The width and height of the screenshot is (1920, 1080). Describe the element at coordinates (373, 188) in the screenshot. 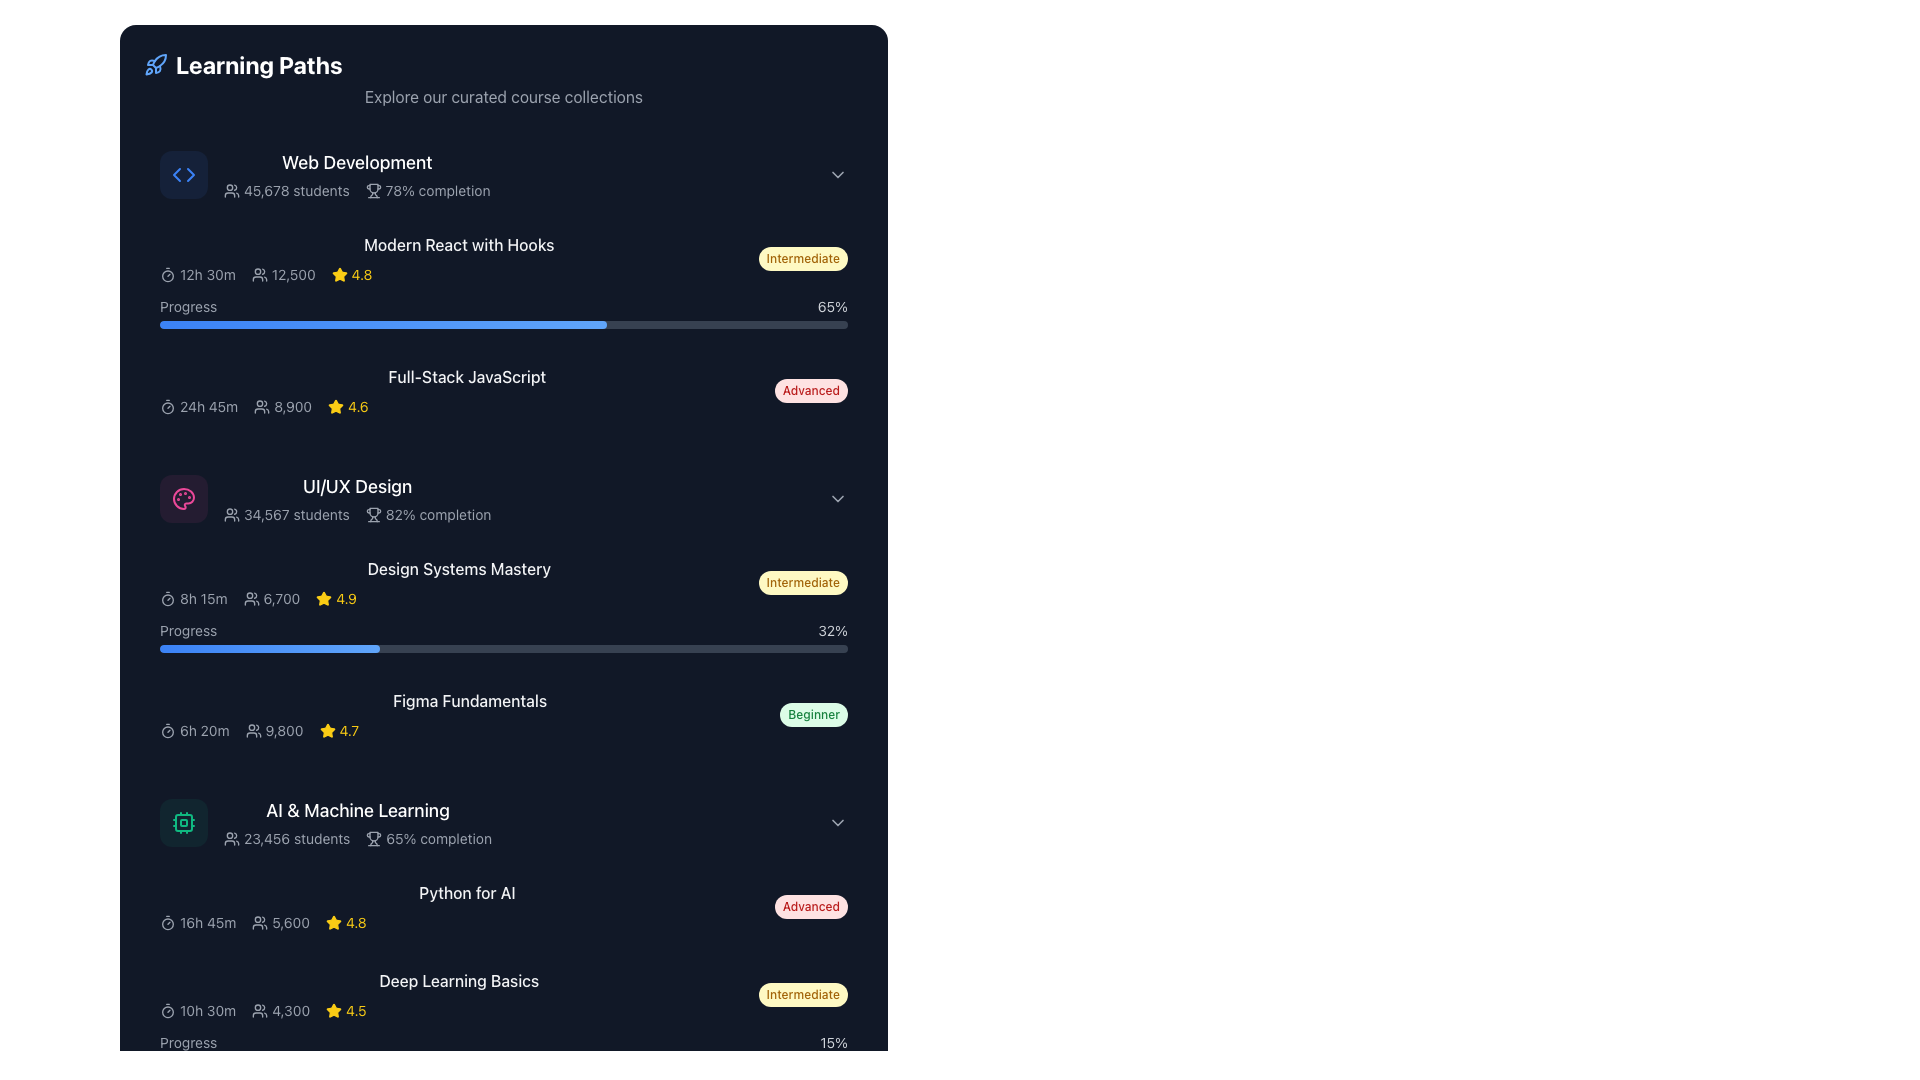

I see `the trophy icon representing achievement in the 'Web Development' section under the 'Learning Paths' header, located at the specified coordinates` at that location.